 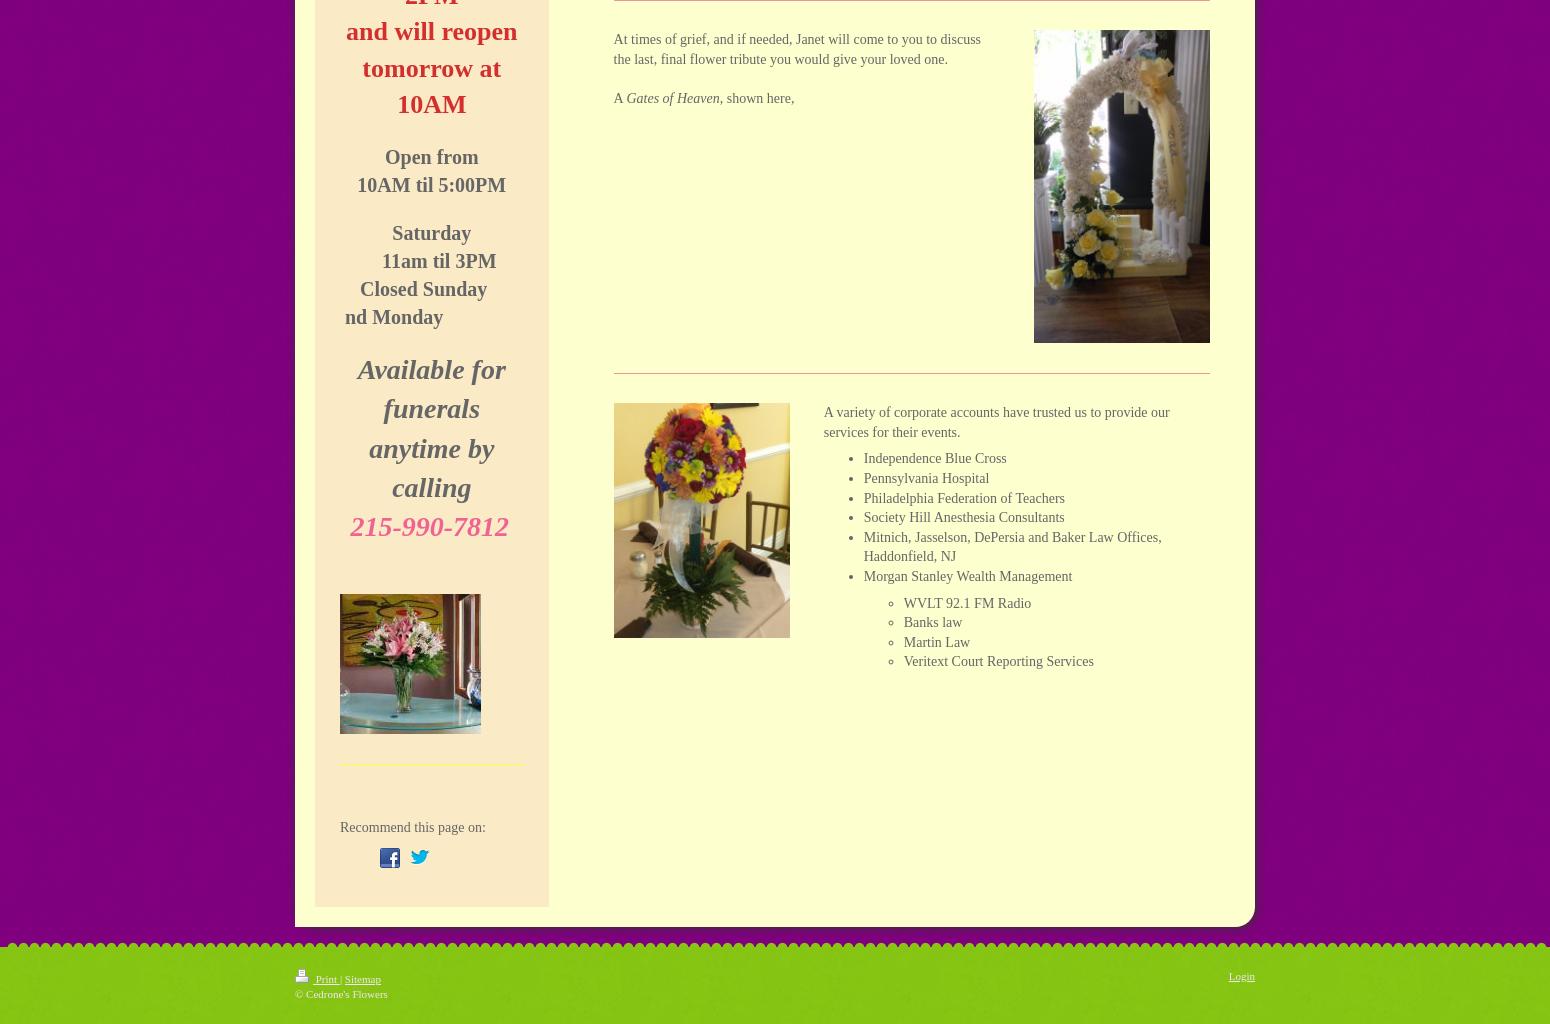 What do you see at coordinates (337, 978) in the screenshot?
I see `'|'` at bounding box center [337, 978].